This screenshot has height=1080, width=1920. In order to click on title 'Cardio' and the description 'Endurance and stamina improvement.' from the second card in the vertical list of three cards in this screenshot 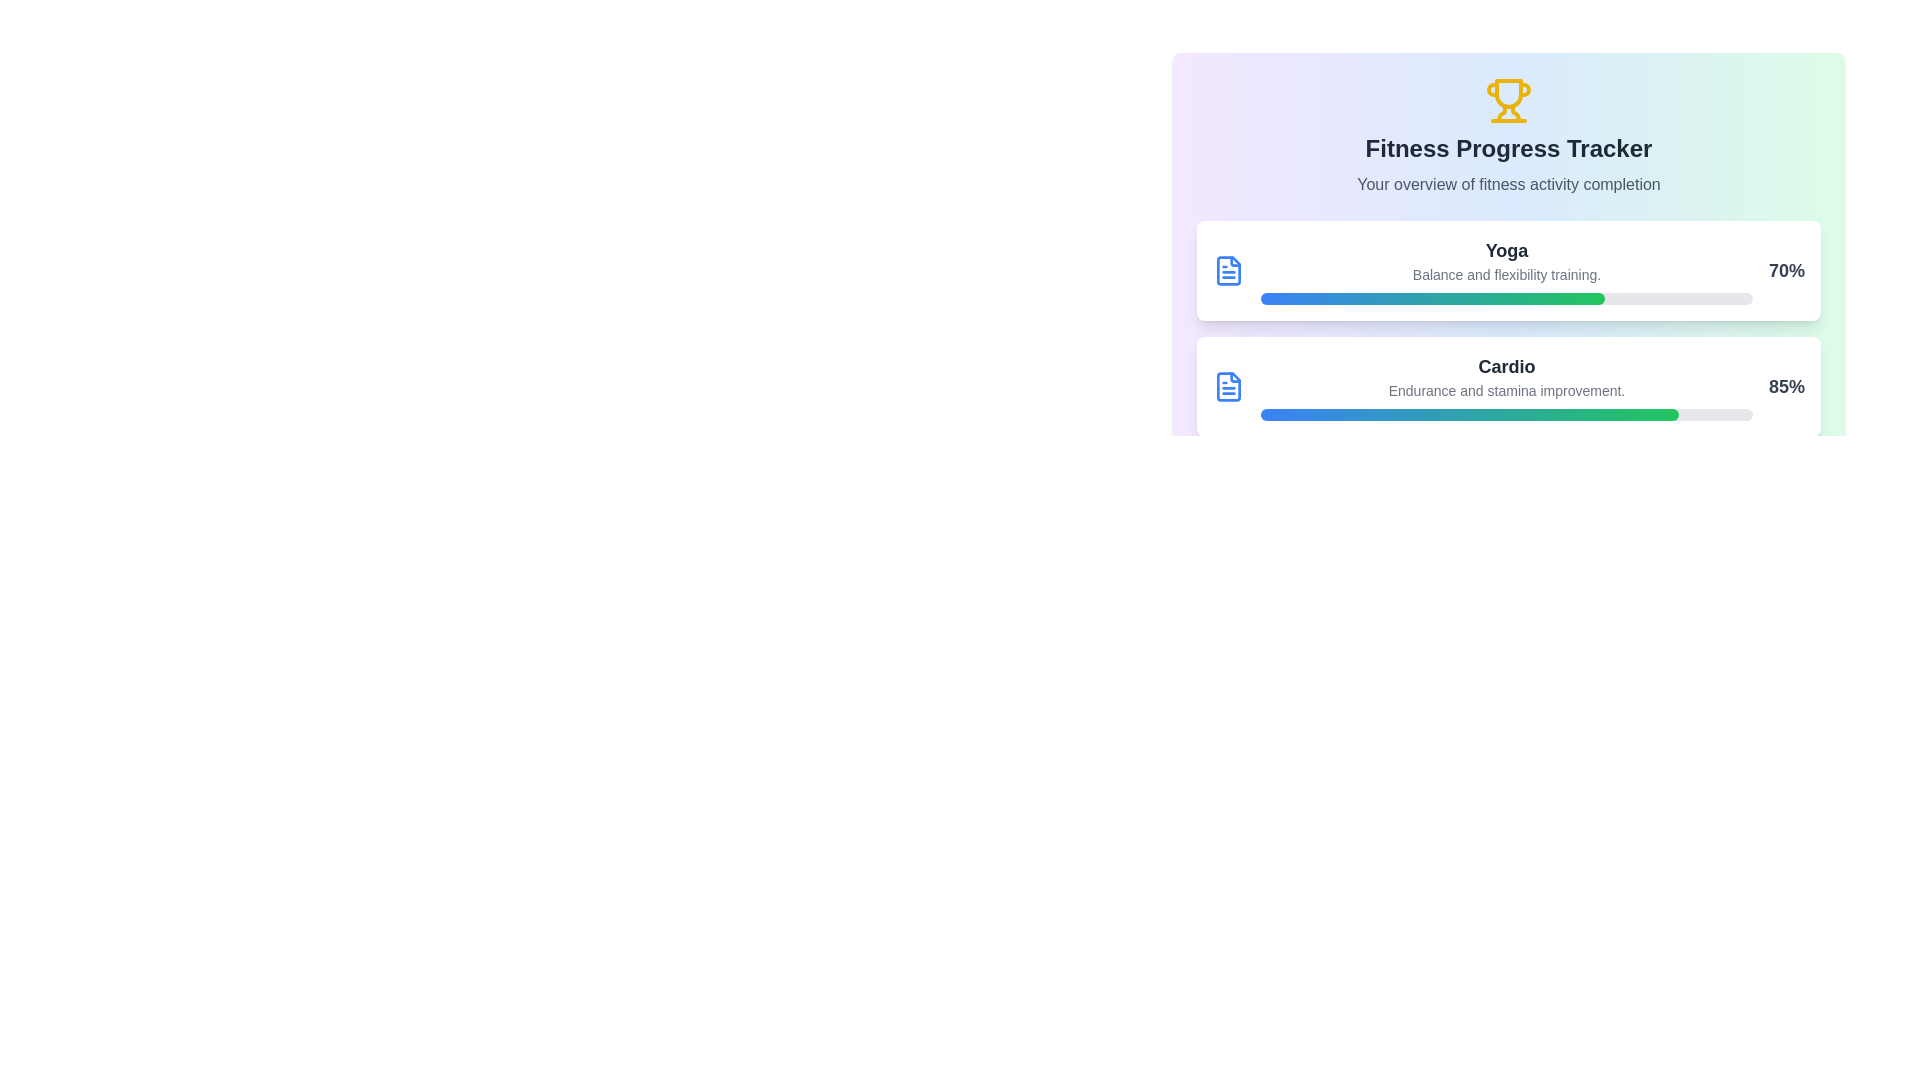, I will do `click(1508, 386)`.